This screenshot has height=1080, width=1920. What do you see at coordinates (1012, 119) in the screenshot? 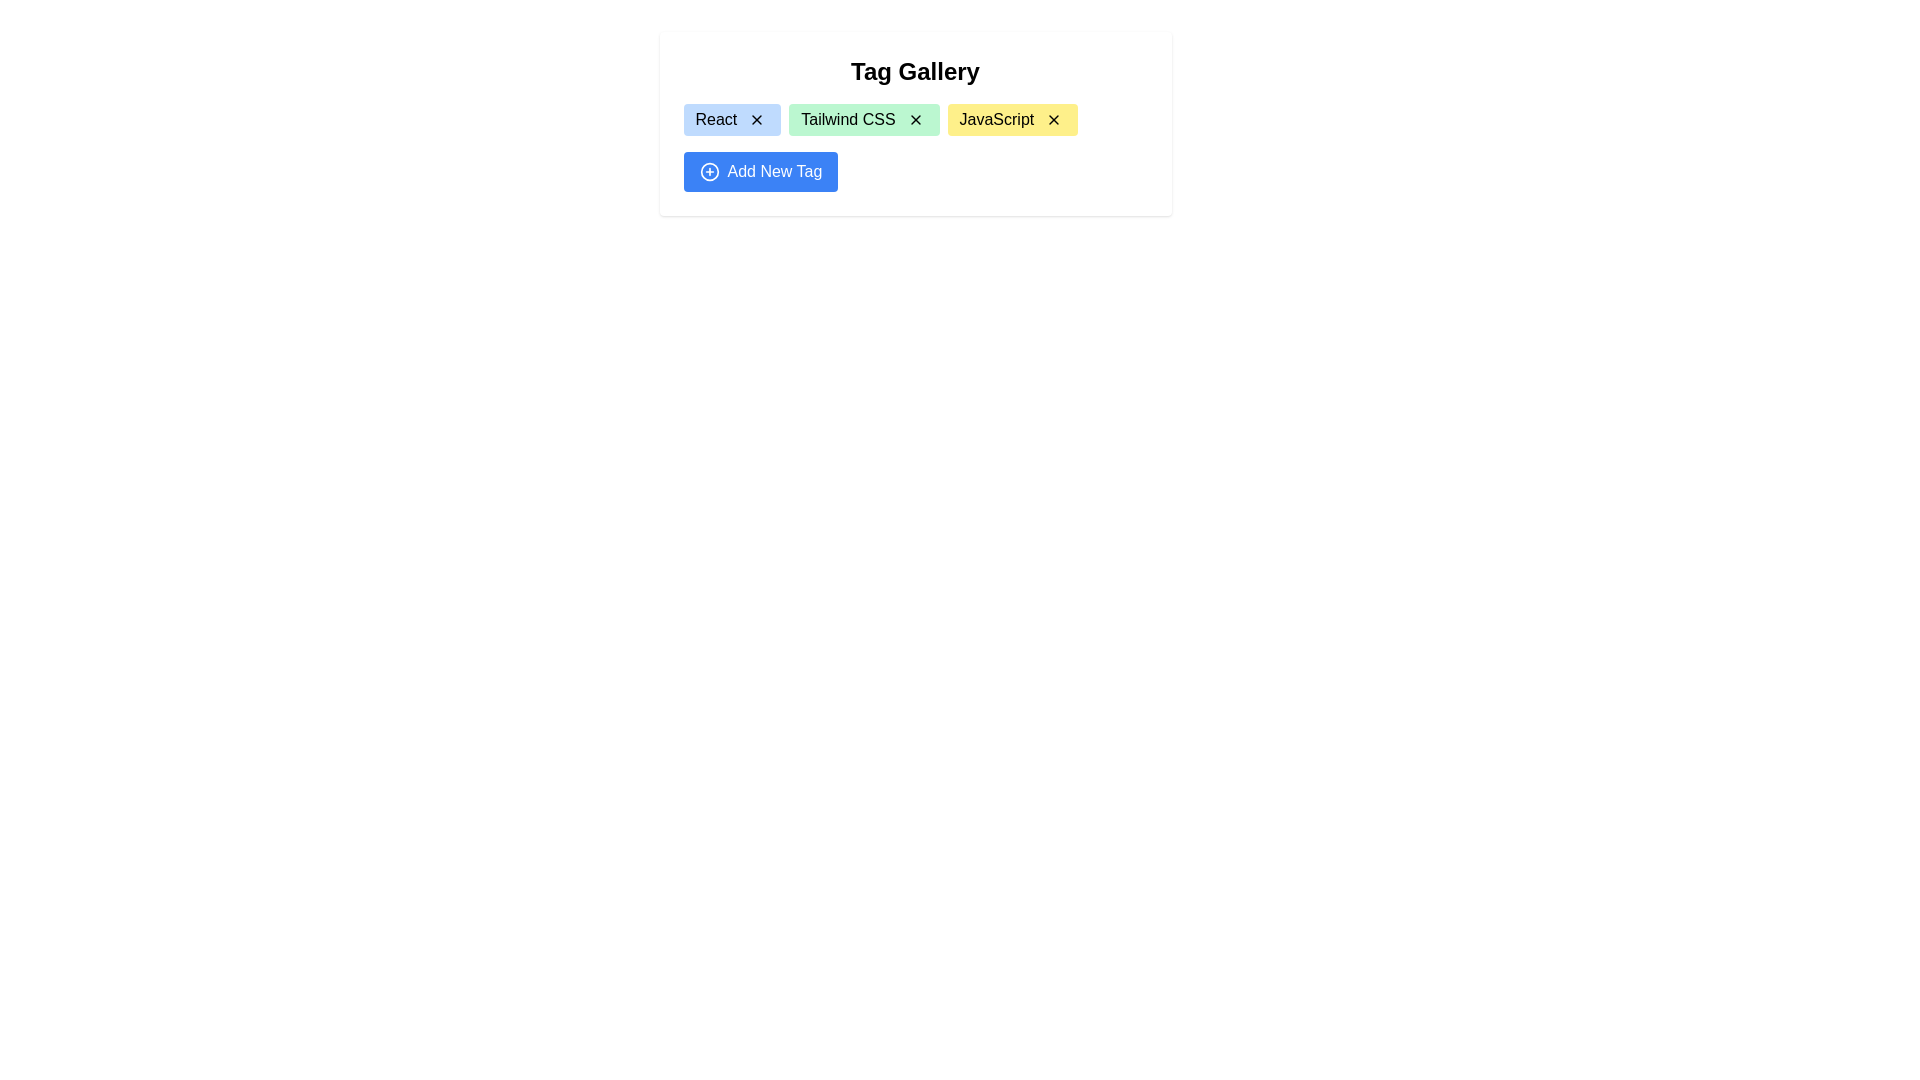
I see `the '×' icon on the 'JavaScript' tag` at bounding box center [1012, 119].